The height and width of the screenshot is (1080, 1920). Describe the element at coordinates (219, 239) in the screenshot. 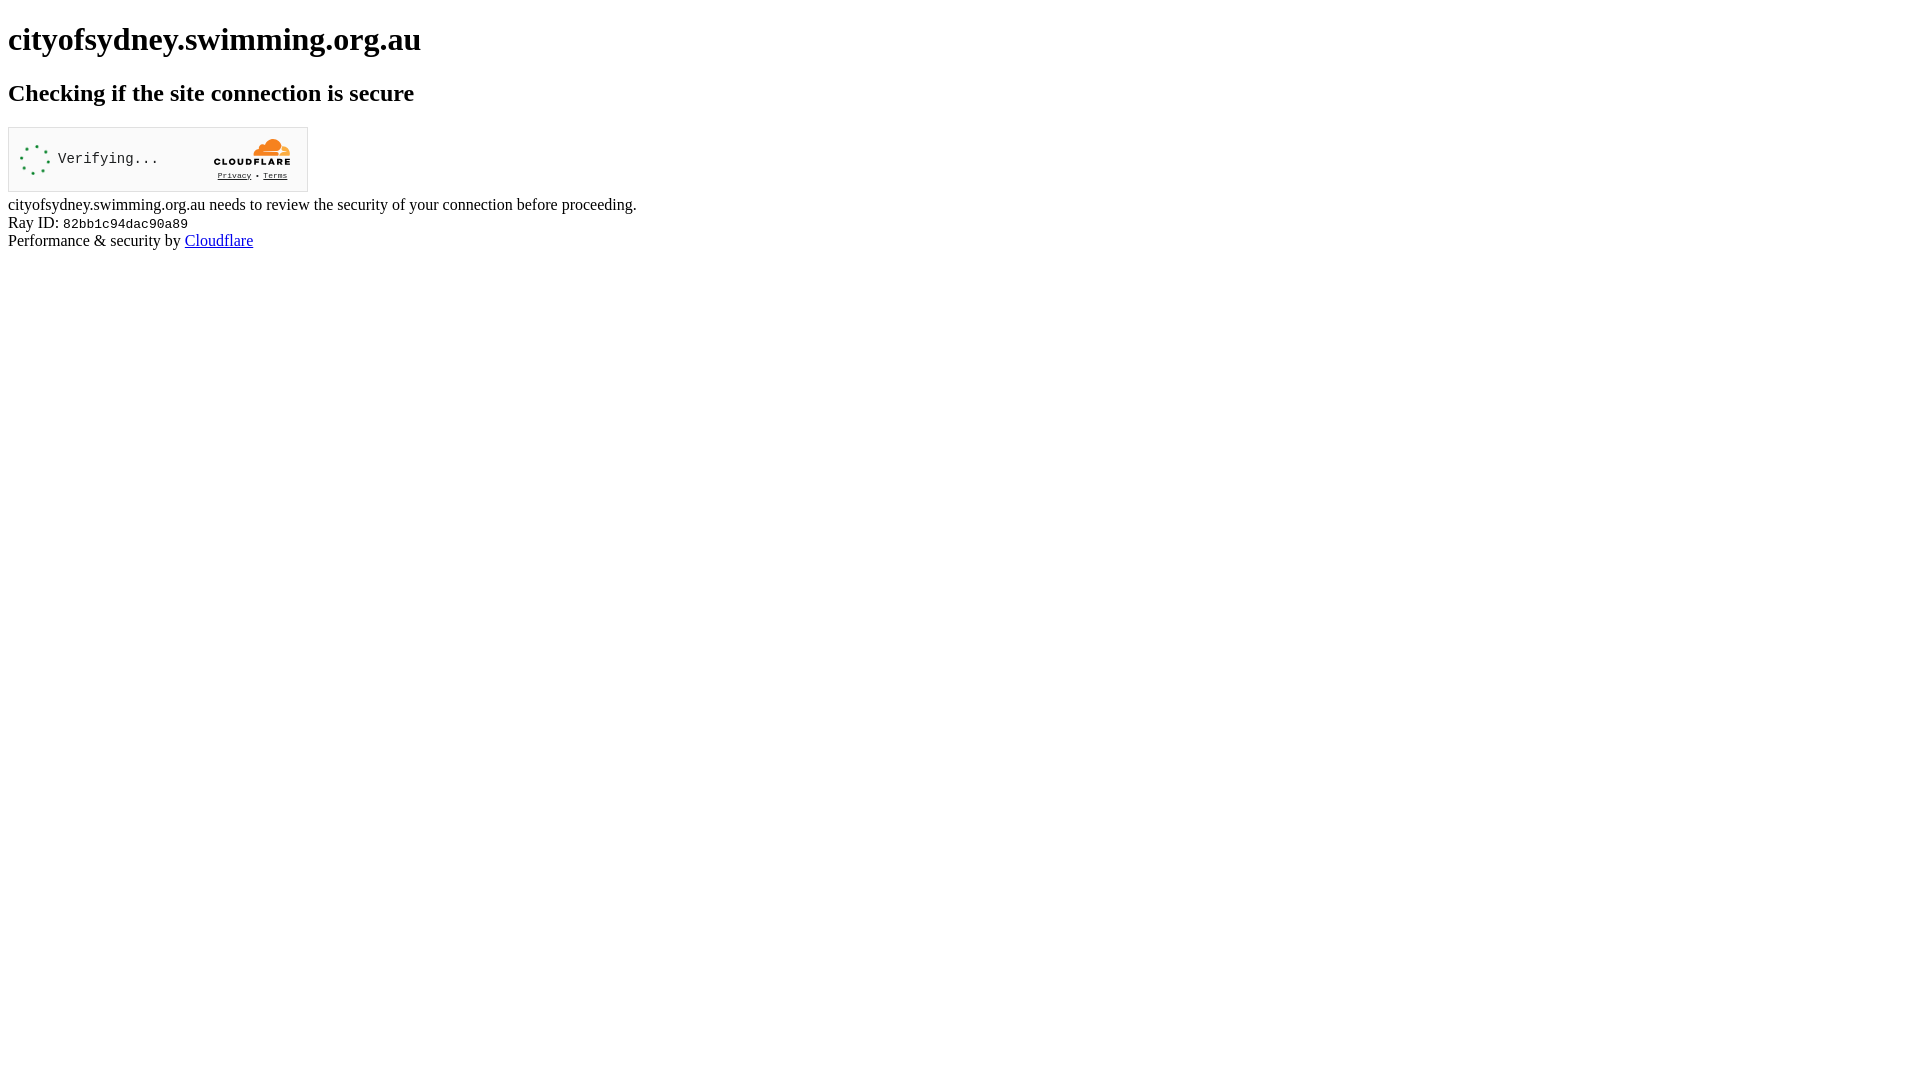

I see `'Cloudflare'` at that location.